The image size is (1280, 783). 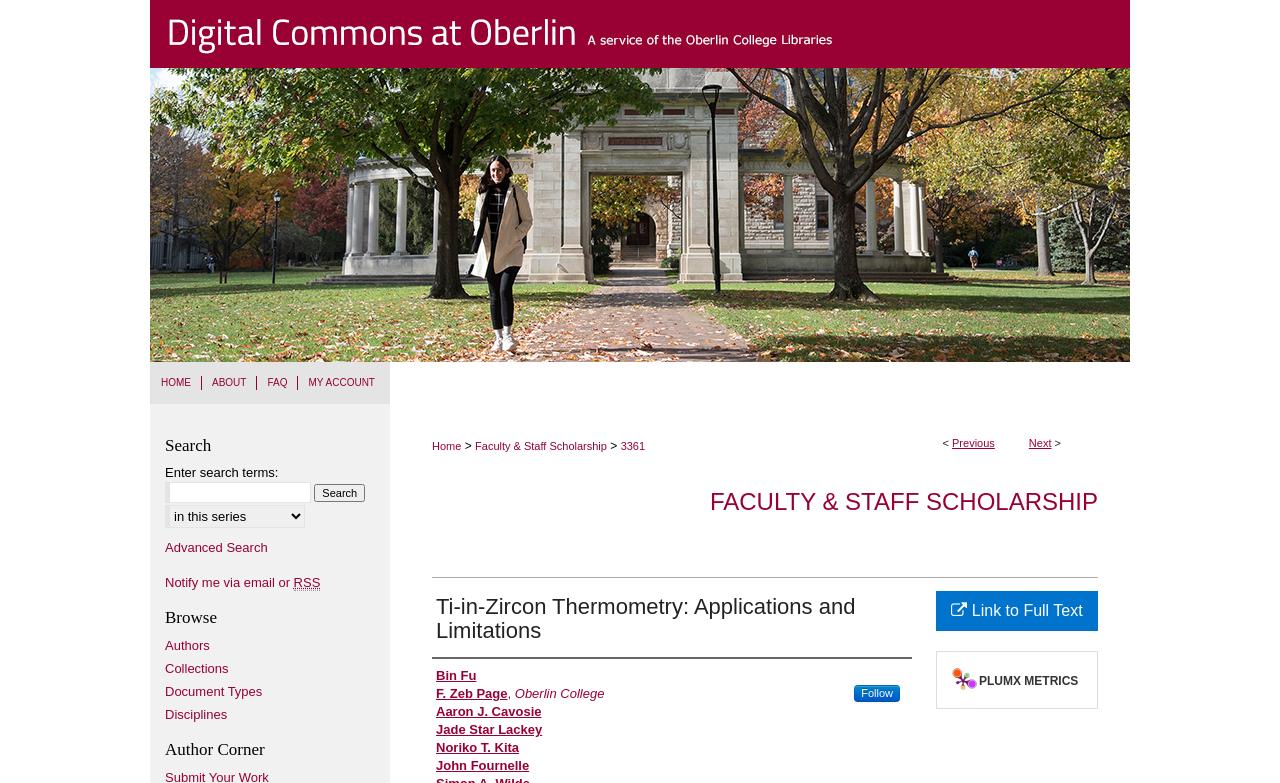 What do you see at coordinates (945, 442) in the screenshot?
I see `'<'` at bounding box center [945, 442].